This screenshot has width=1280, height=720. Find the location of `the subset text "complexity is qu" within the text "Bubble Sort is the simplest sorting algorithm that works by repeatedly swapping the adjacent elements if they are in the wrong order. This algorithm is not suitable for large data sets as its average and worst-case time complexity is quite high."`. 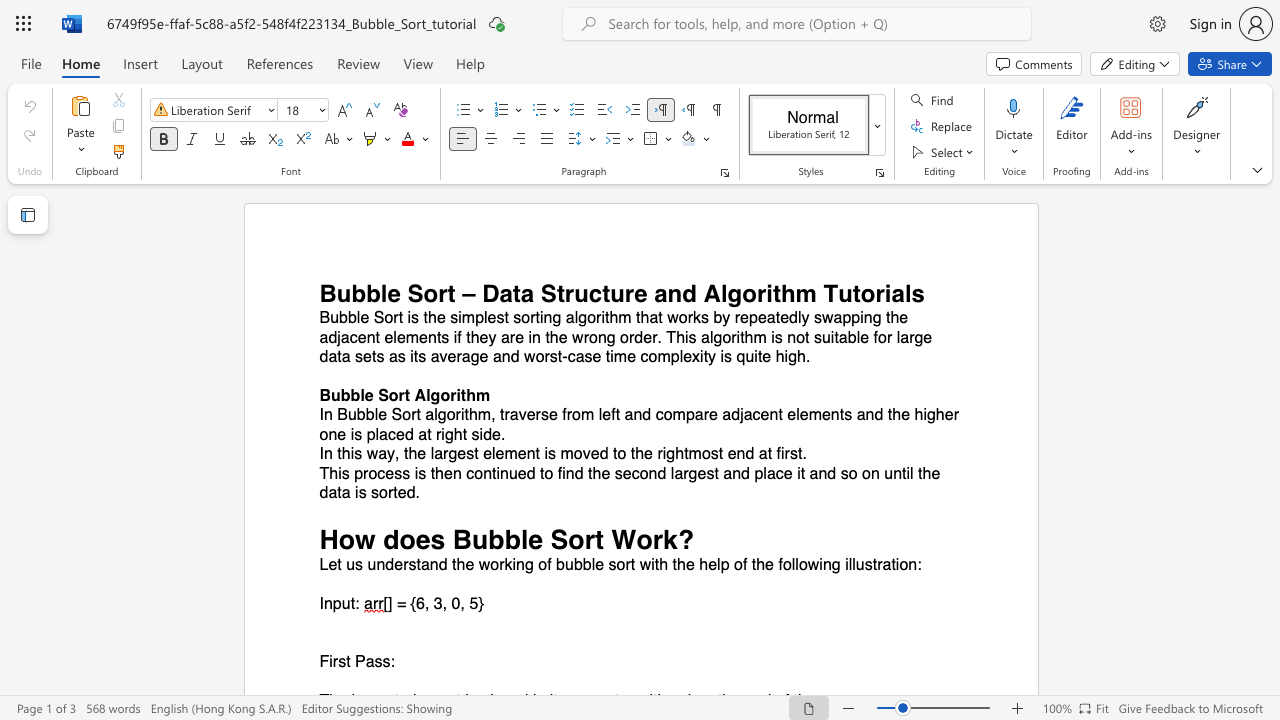

the subset text "complexity is qu" within the text "Bubble Sort is the simplest sorting algorithm that works by repeatedly swapping the adjacent elements if they are in the wrong order. This algorithm is not suitable for large data sets as its average and worst-case time complexity is quite high." is located at coordinates (640, 356).